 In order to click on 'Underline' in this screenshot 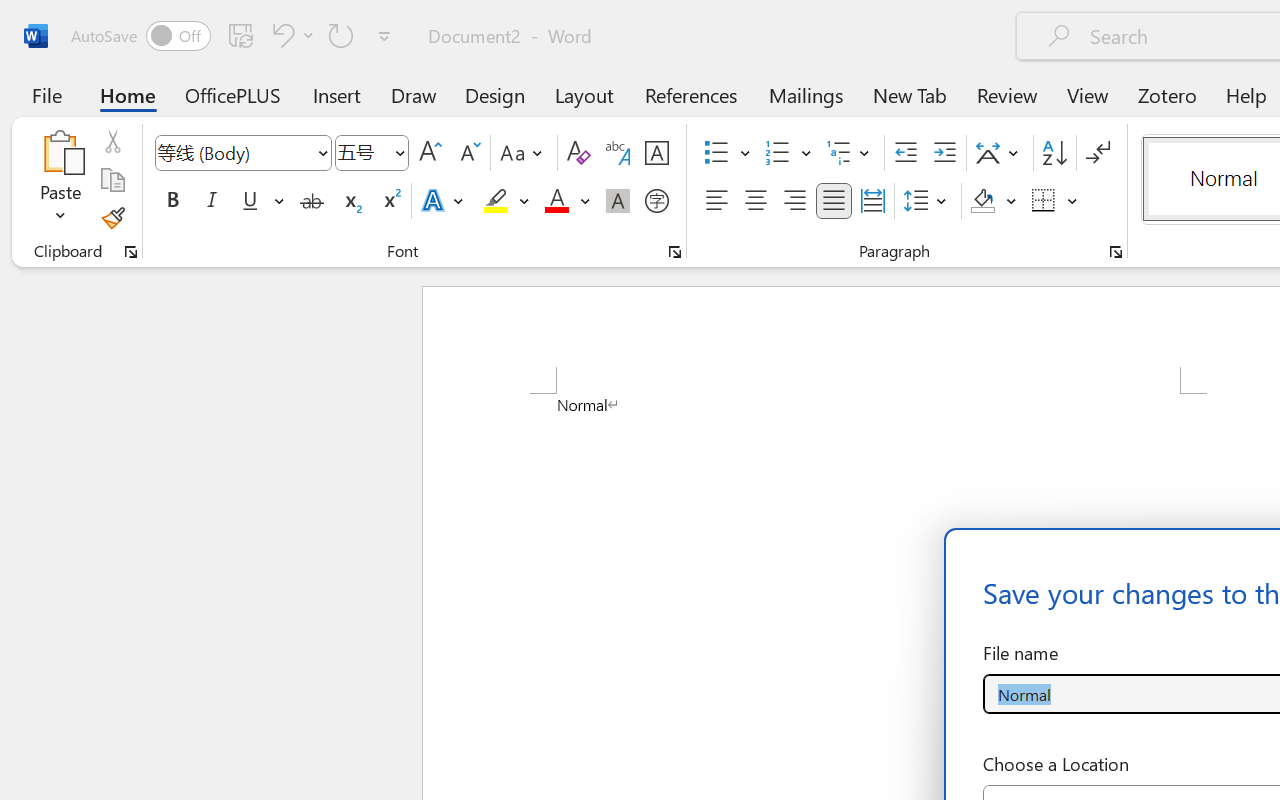, I will do `click(260, 201)`.